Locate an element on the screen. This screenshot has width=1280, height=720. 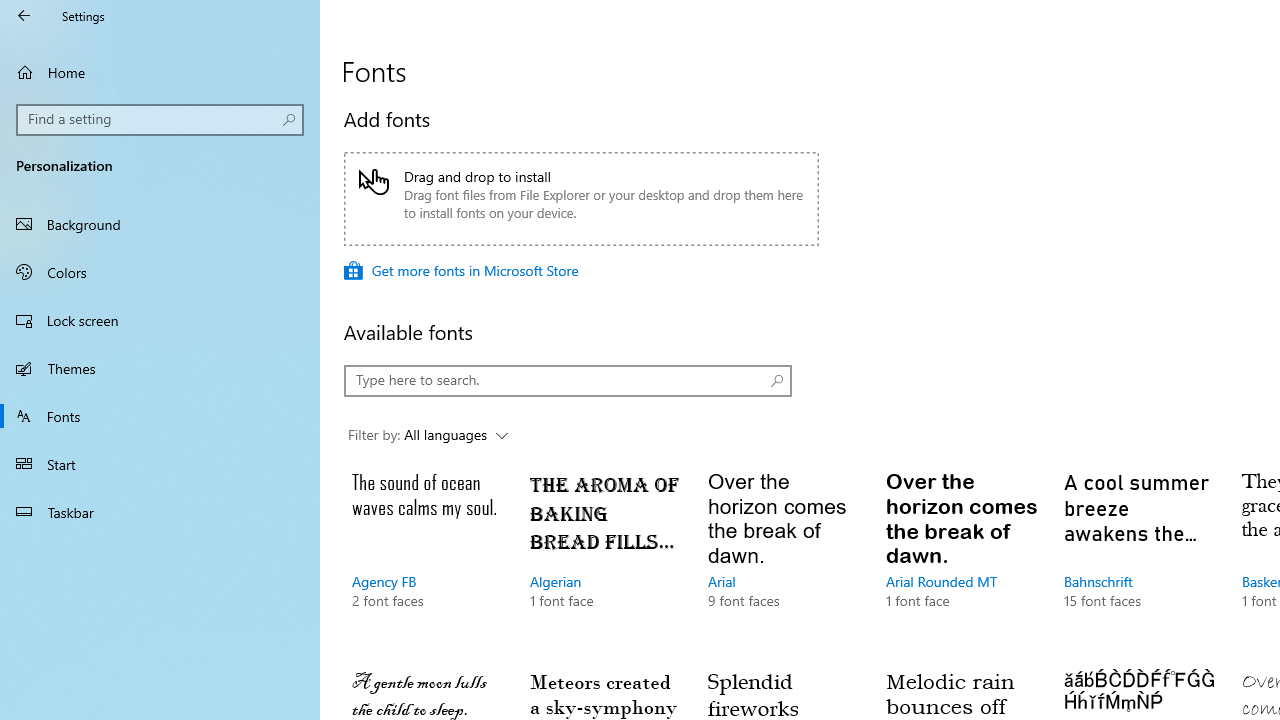
'Filter by: All languages' is located at coordinates (427, 434).